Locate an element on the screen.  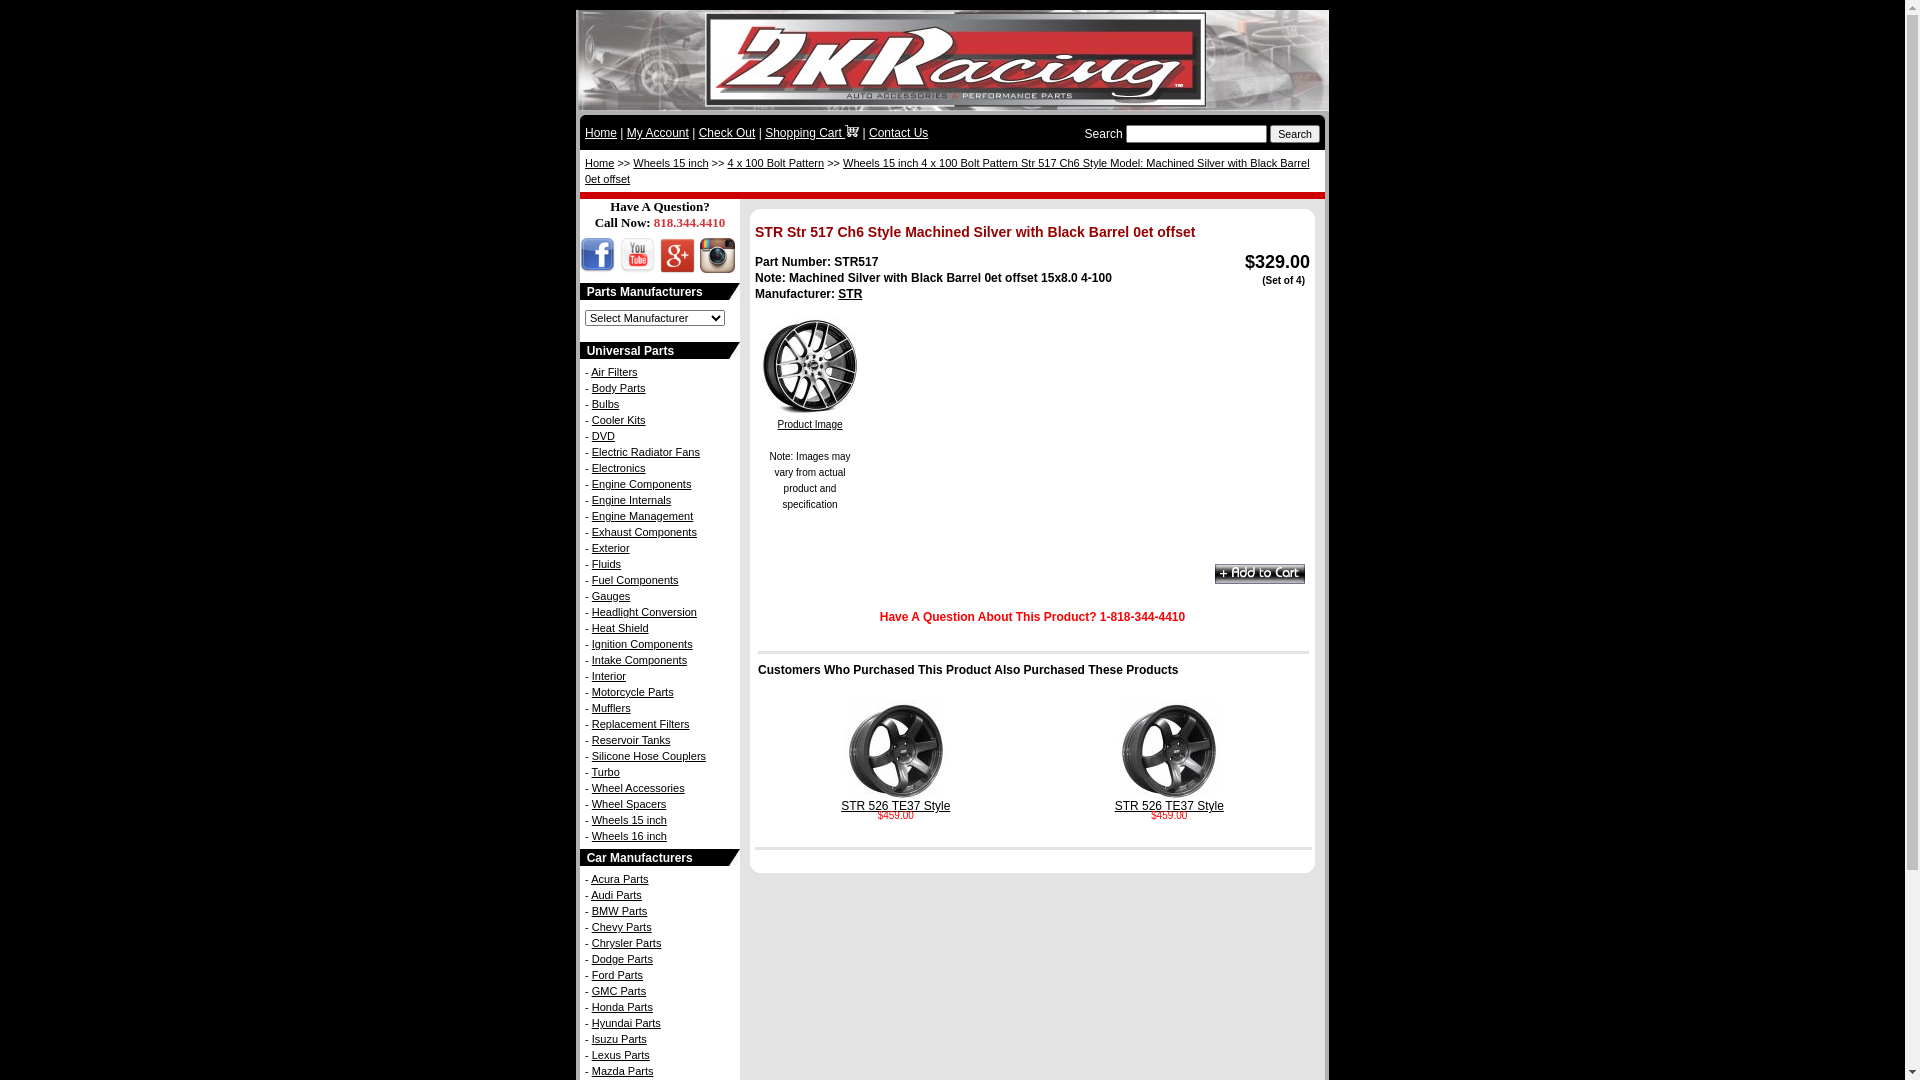
'Exterior' is located at coordinates (609, 547).